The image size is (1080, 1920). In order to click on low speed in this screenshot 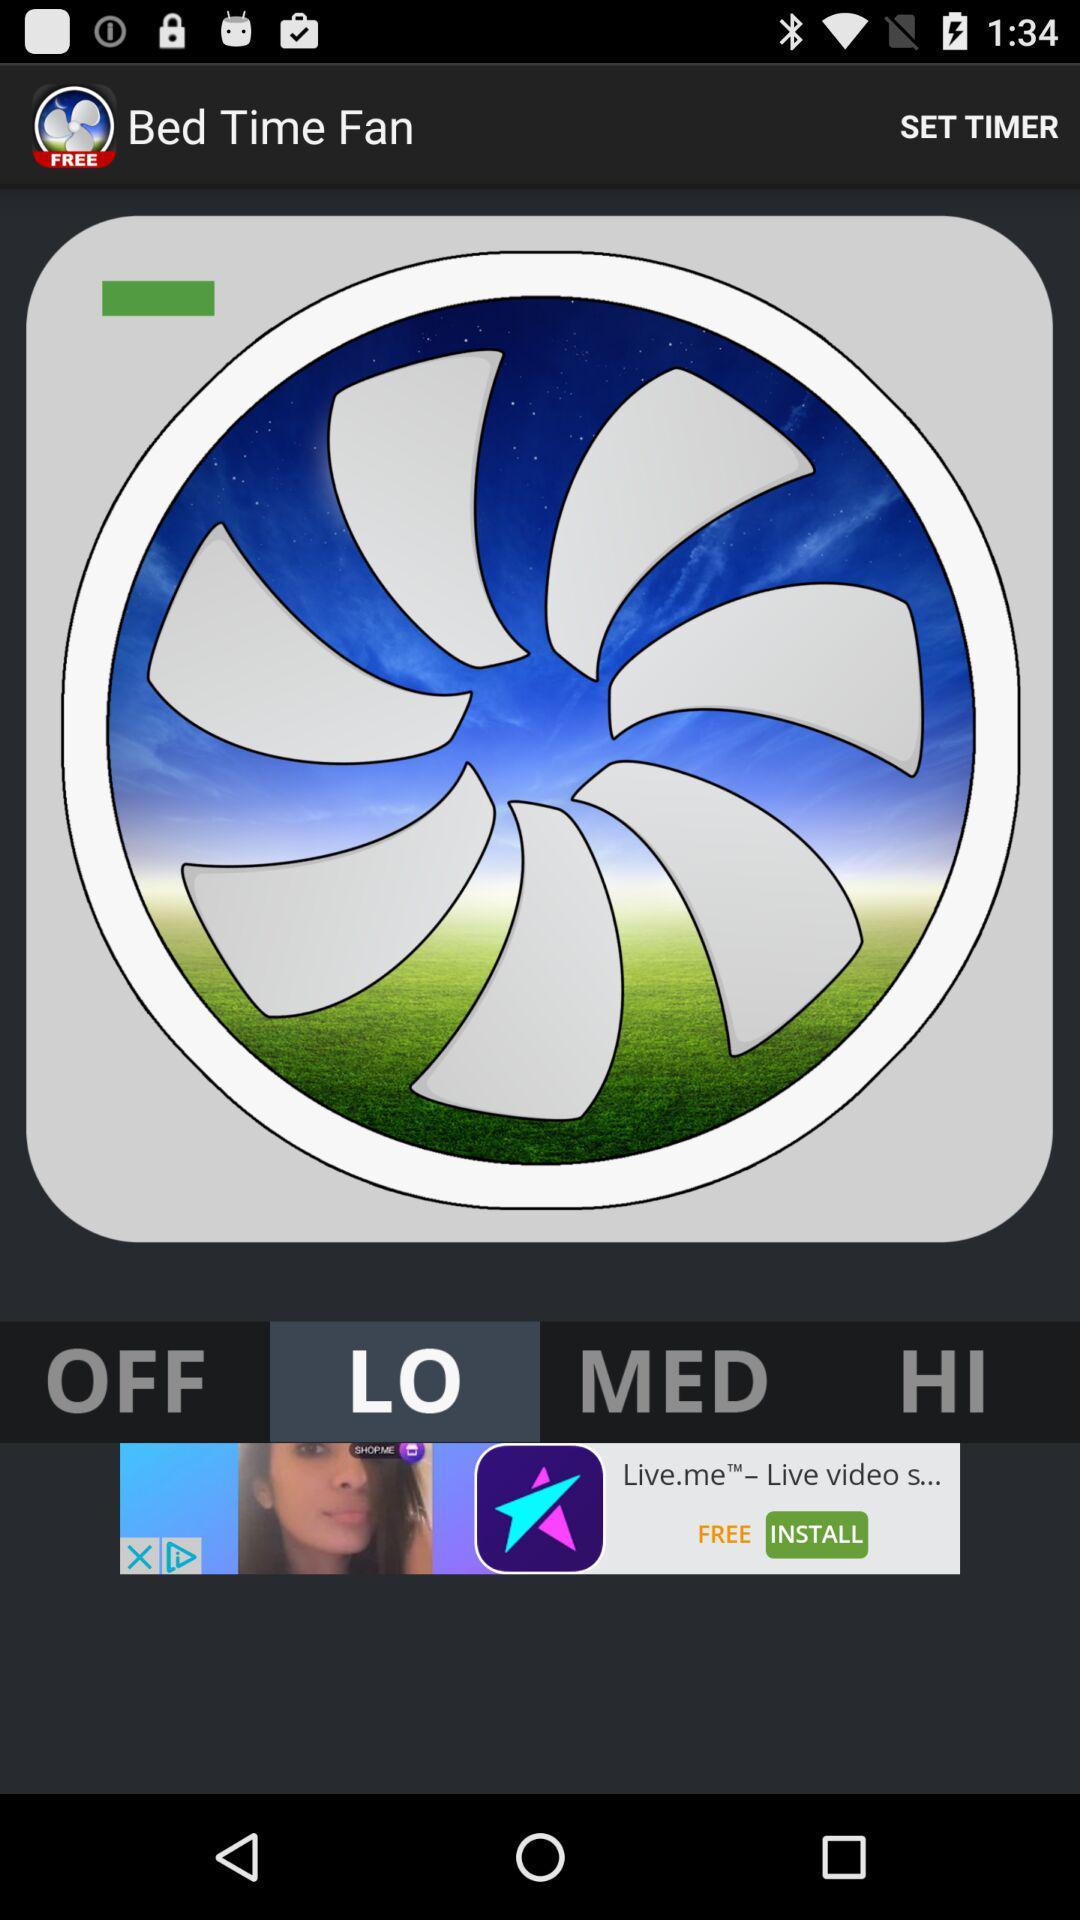, I will do `click(405, 1381)`.